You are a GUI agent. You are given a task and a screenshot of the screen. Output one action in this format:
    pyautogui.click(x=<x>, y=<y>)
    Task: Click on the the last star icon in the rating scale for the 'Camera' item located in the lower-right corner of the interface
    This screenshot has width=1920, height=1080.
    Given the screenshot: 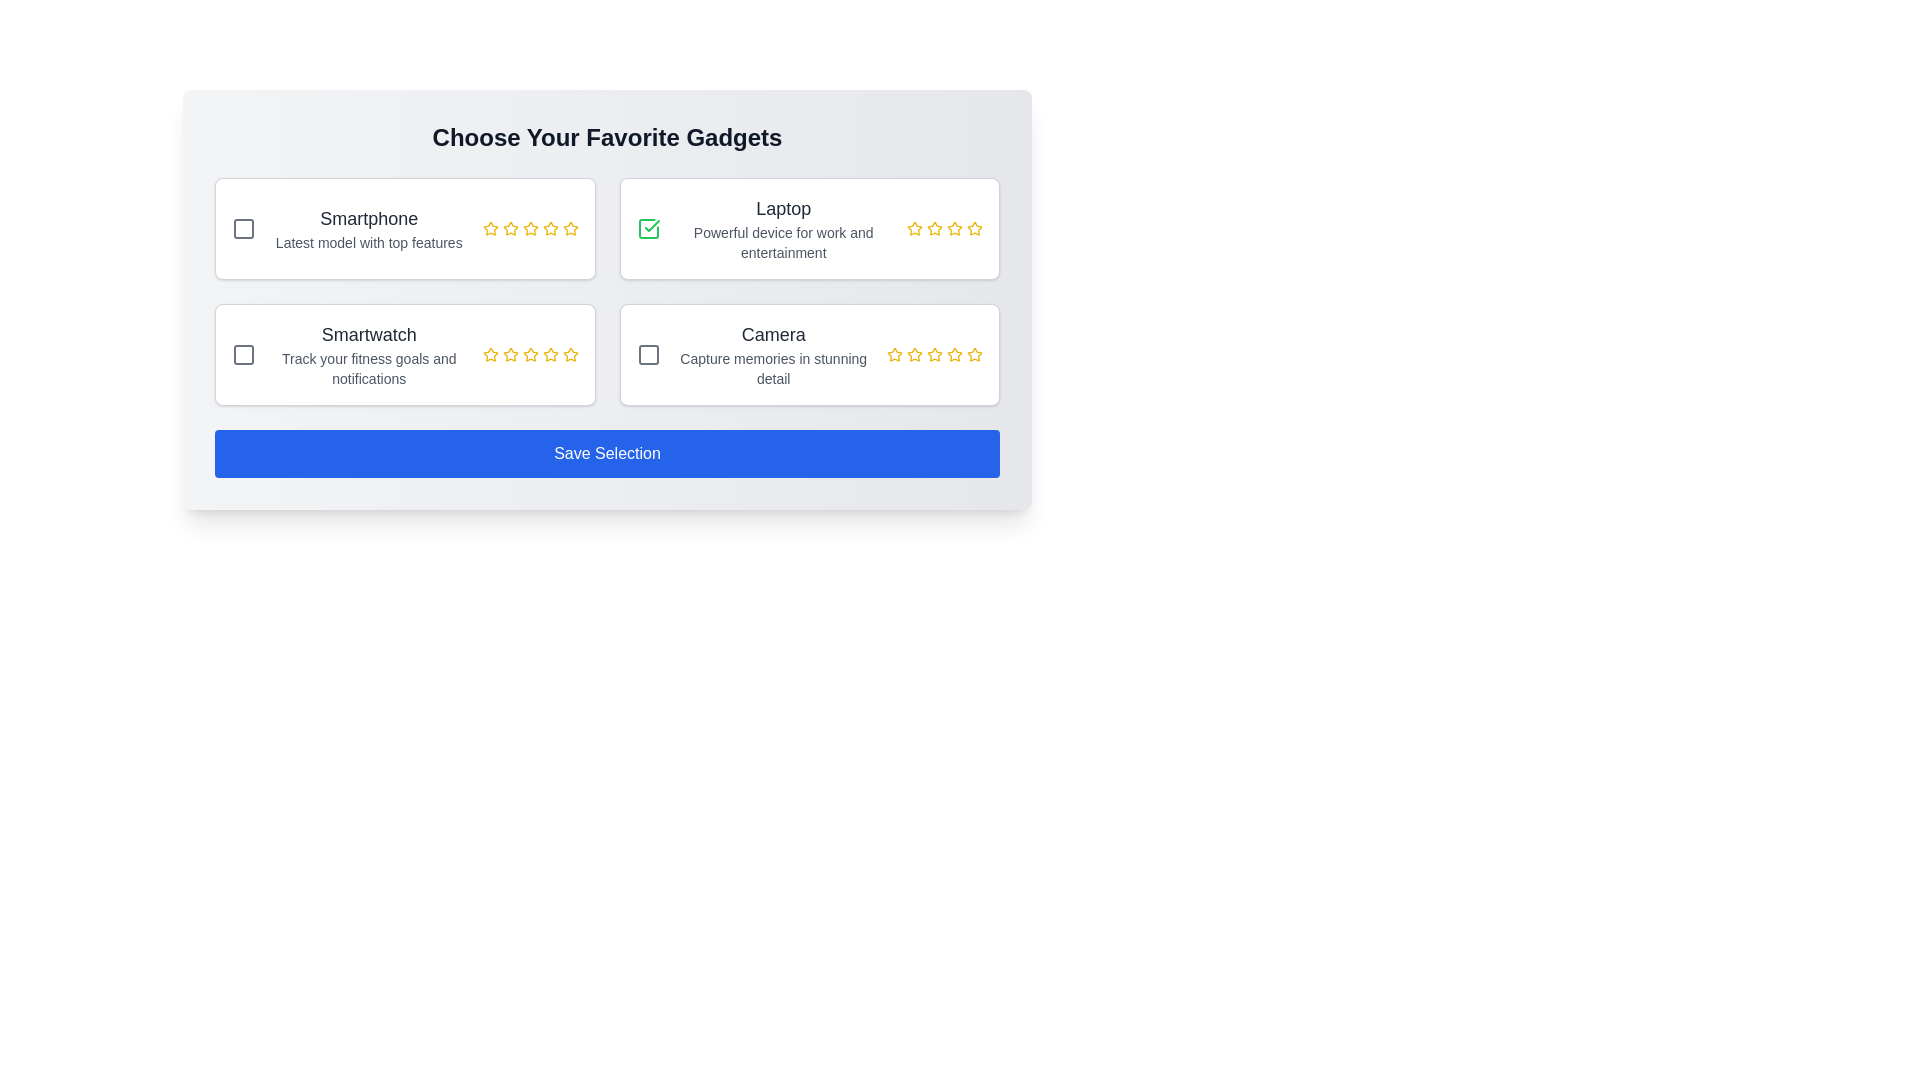 What is the action you would take?
    pyautogui.click(x=974, y=353)
    